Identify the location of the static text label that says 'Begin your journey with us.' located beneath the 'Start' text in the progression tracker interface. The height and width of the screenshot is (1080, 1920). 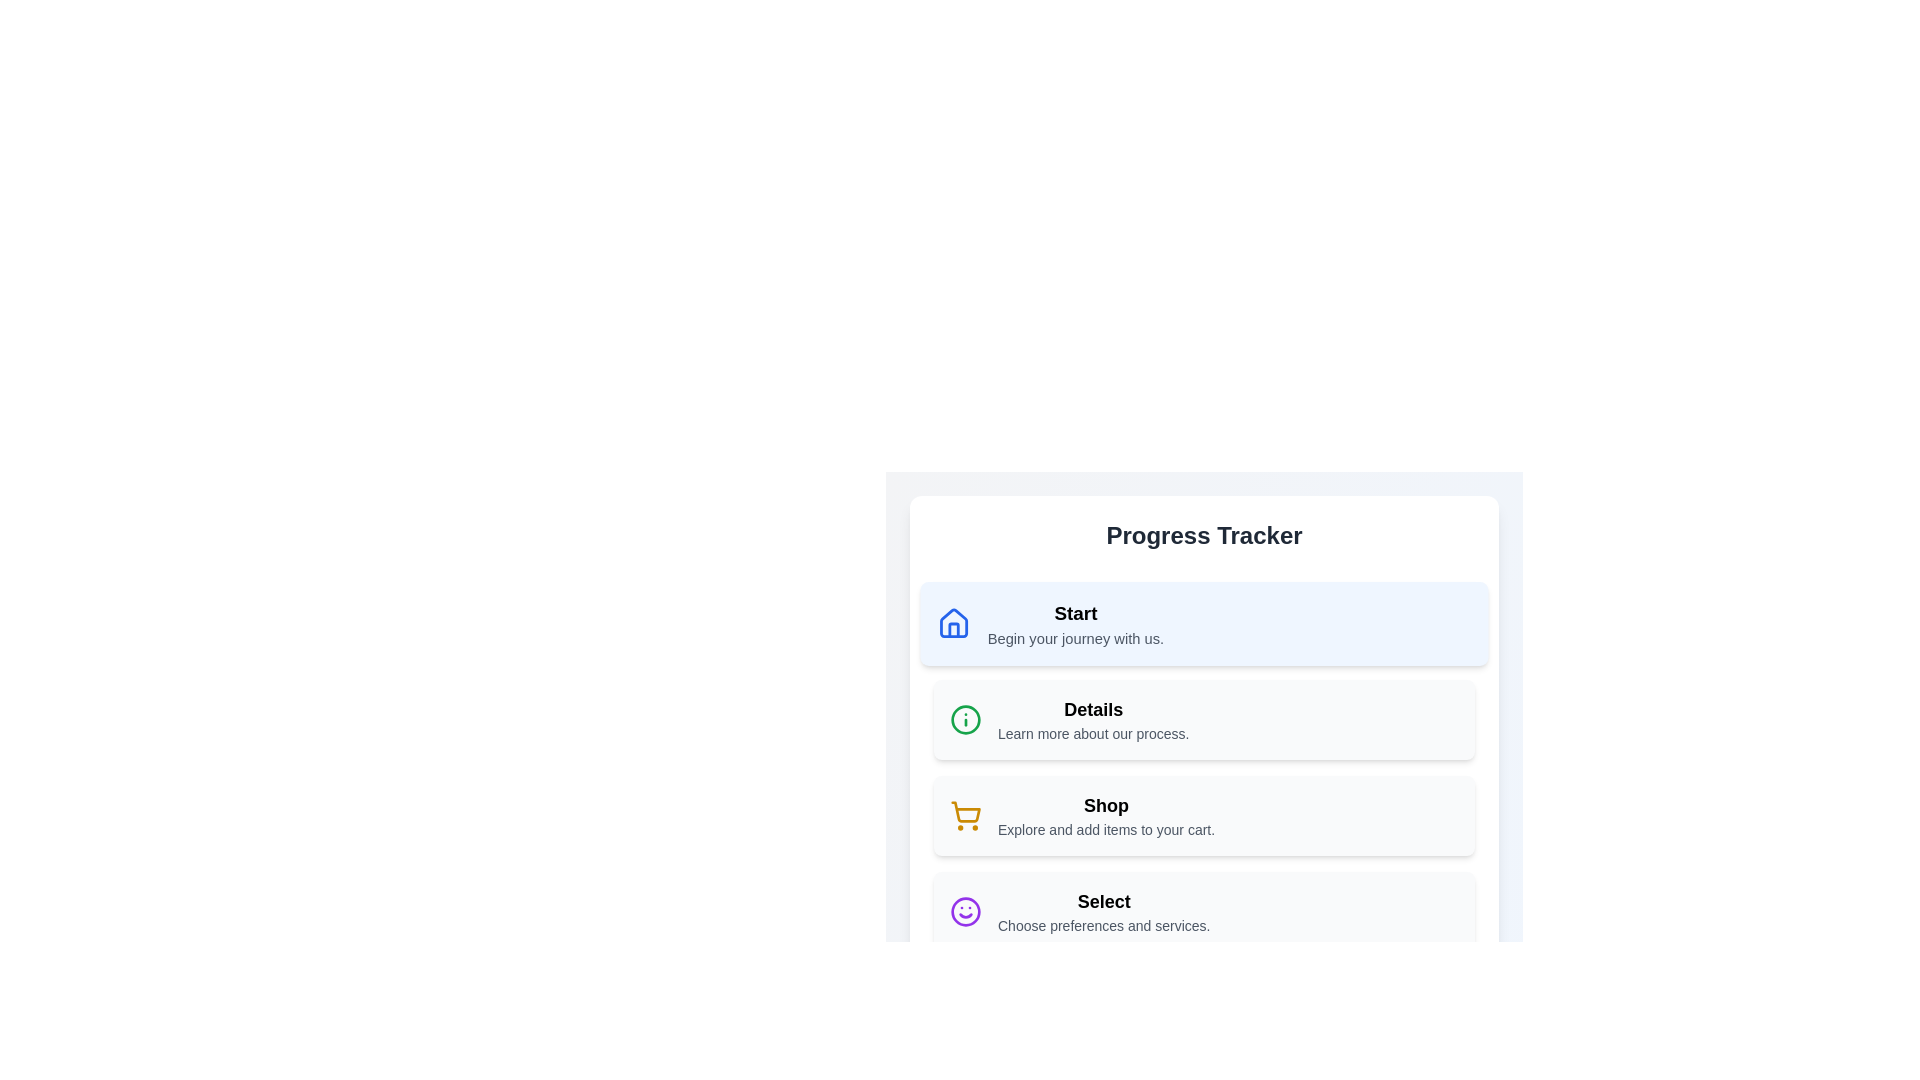
(1074, 638).